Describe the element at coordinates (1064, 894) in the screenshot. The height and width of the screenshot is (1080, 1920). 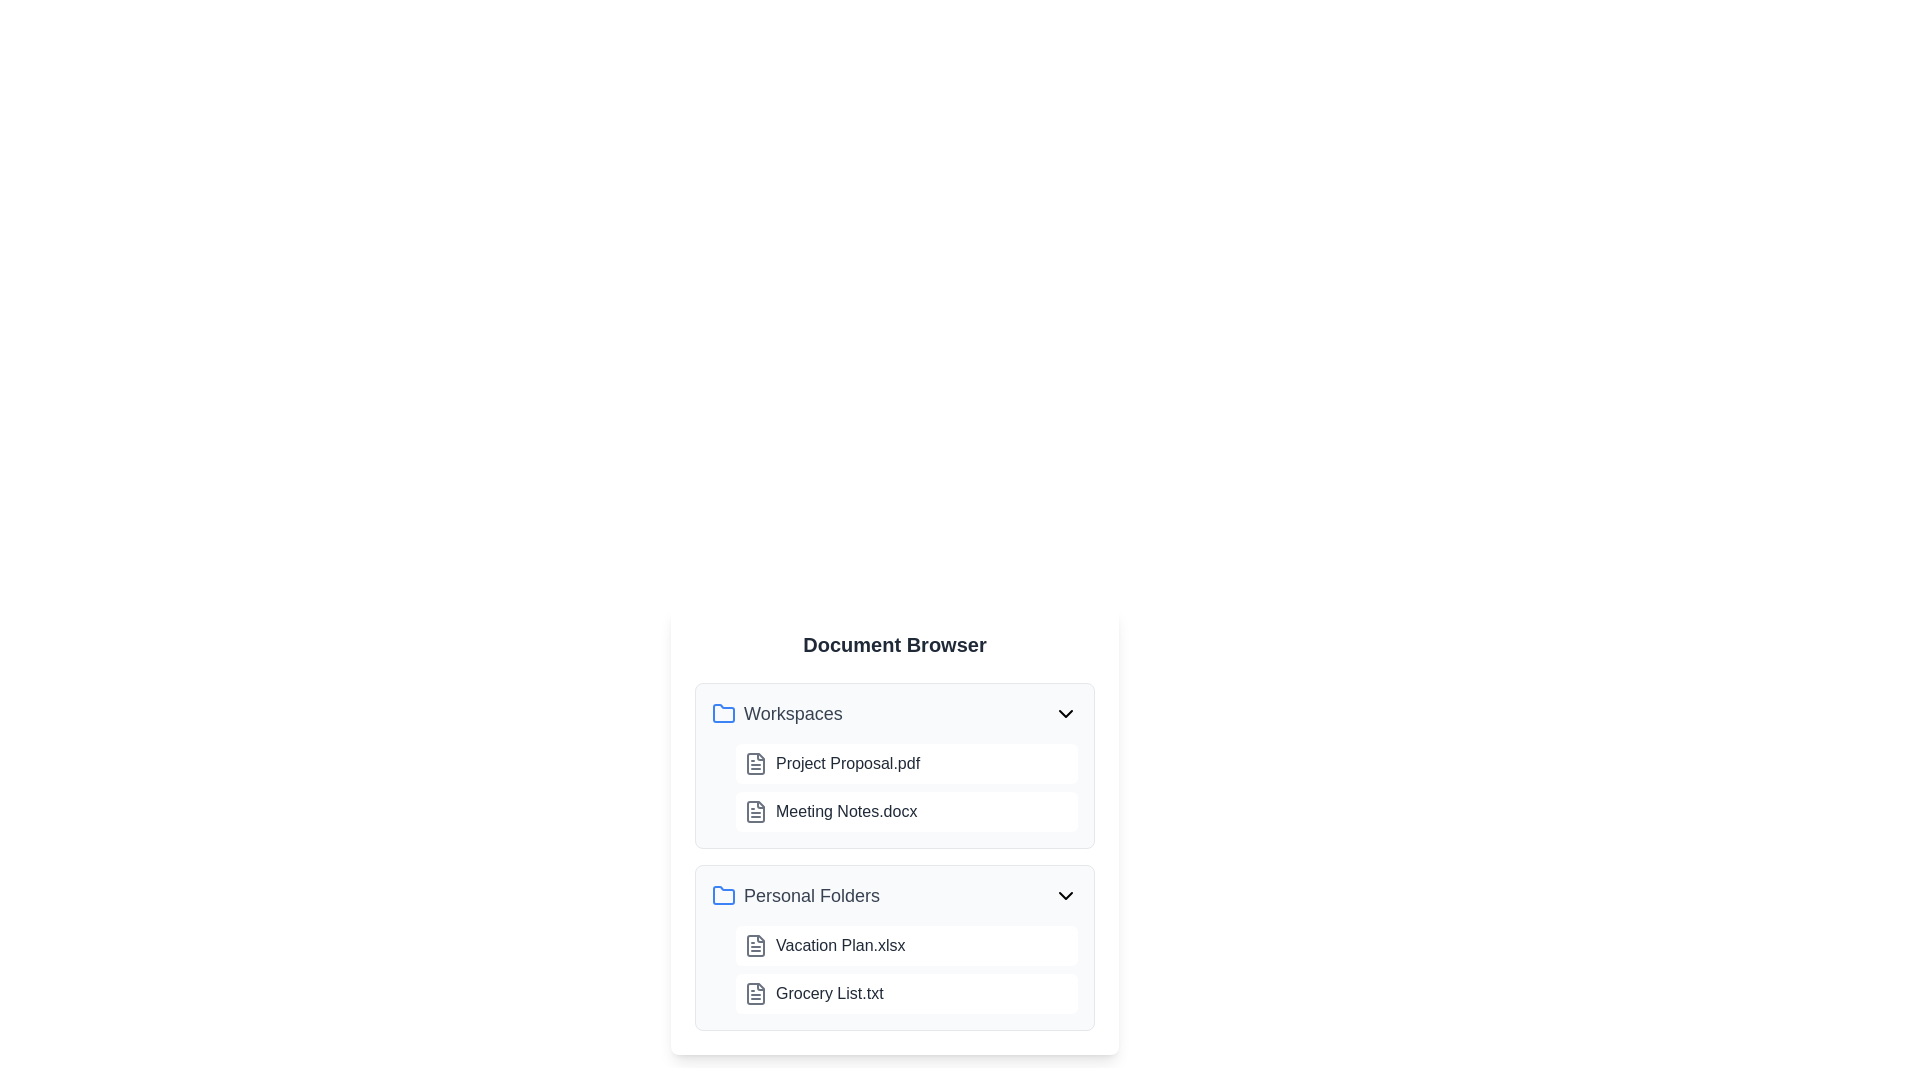
I see `the chevron-down icon button in the header bar of the 'Personal Folders' section` at that location.